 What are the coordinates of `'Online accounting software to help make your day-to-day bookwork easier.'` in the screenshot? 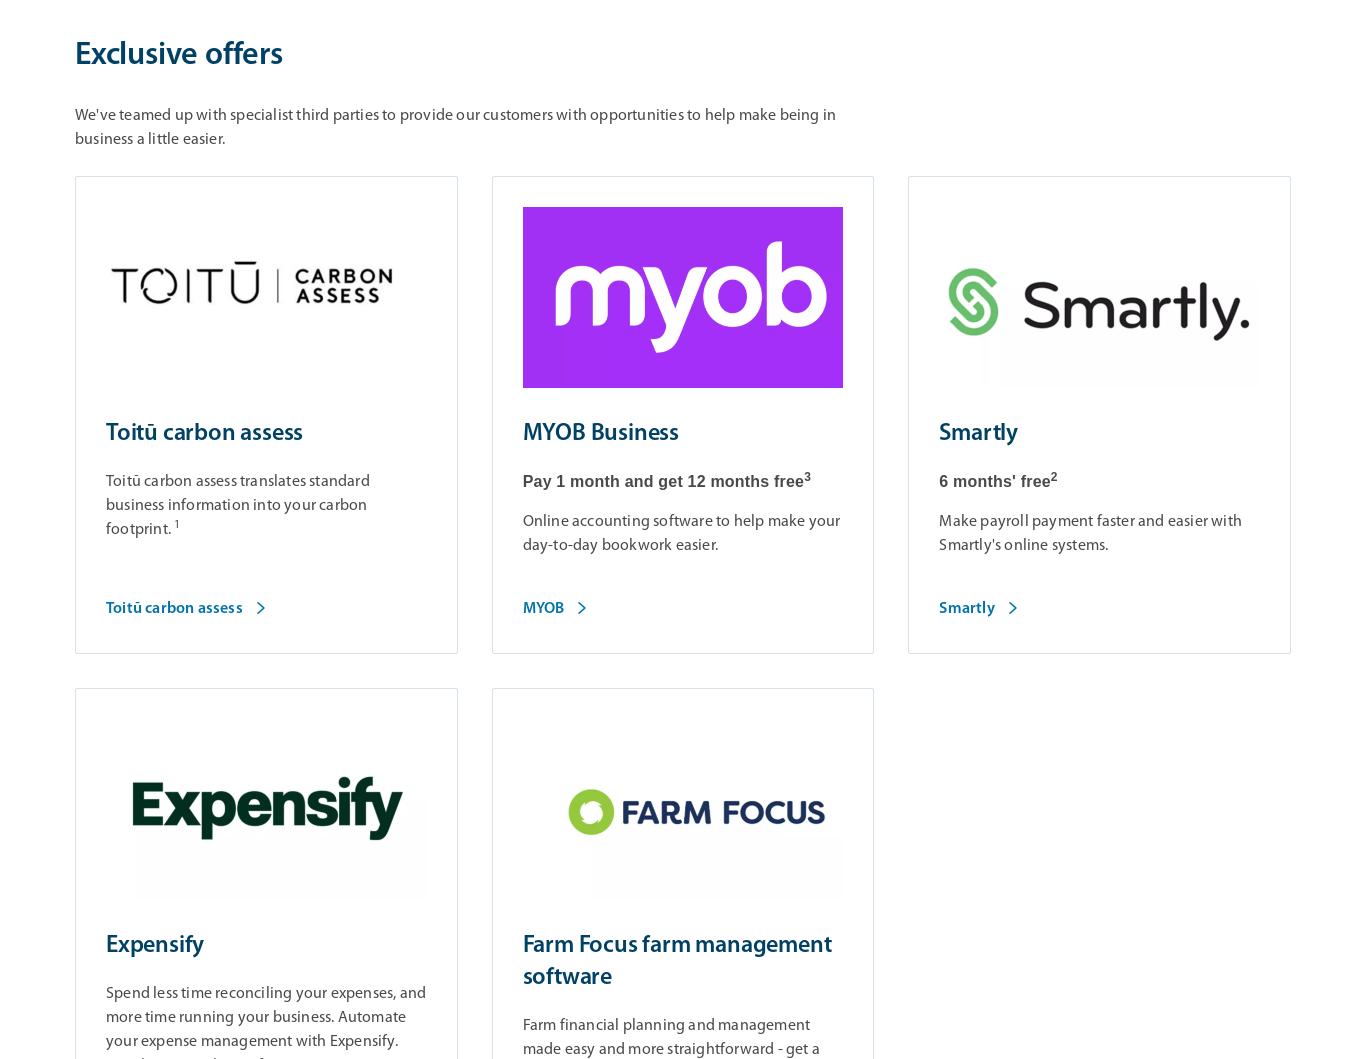 It's located at (681, 531).